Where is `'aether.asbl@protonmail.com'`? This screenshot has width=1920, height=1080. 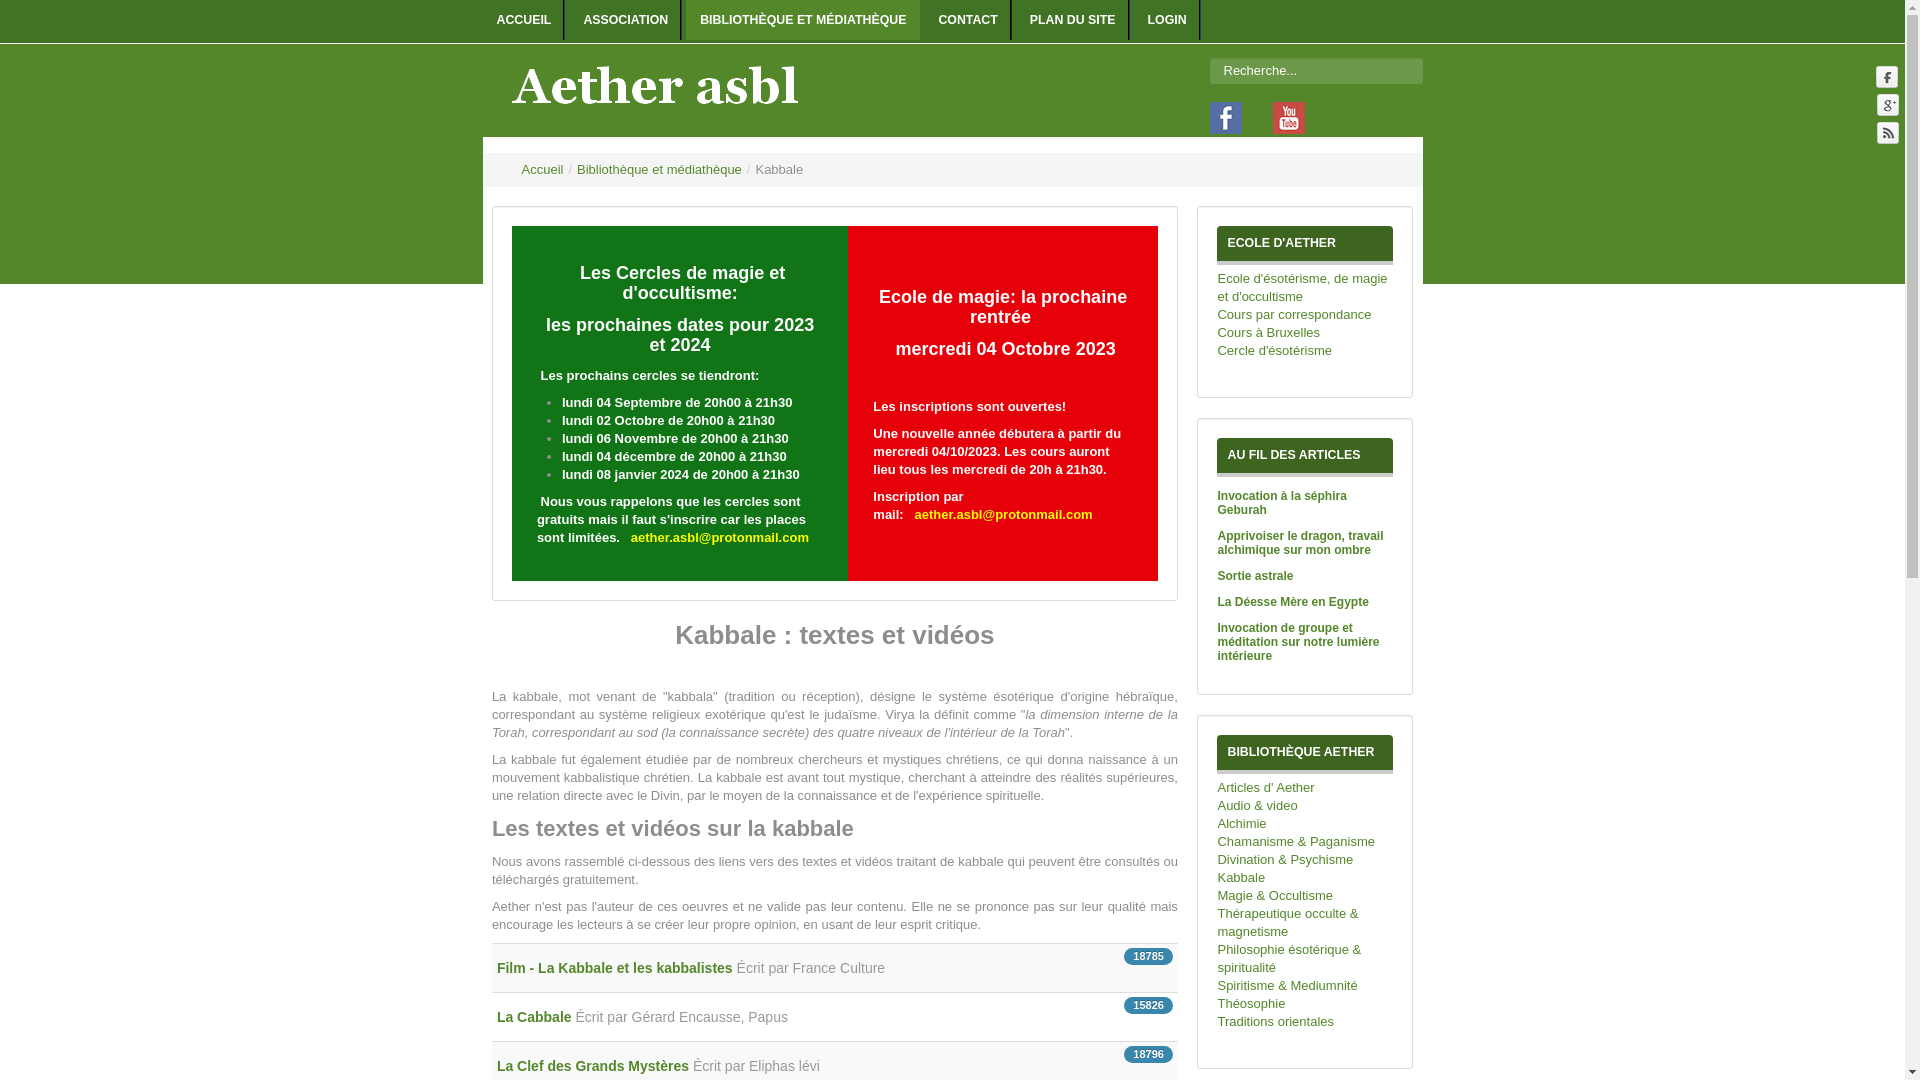
'aether.asbl@protonmail.com' is located at coordinates (720, 536).